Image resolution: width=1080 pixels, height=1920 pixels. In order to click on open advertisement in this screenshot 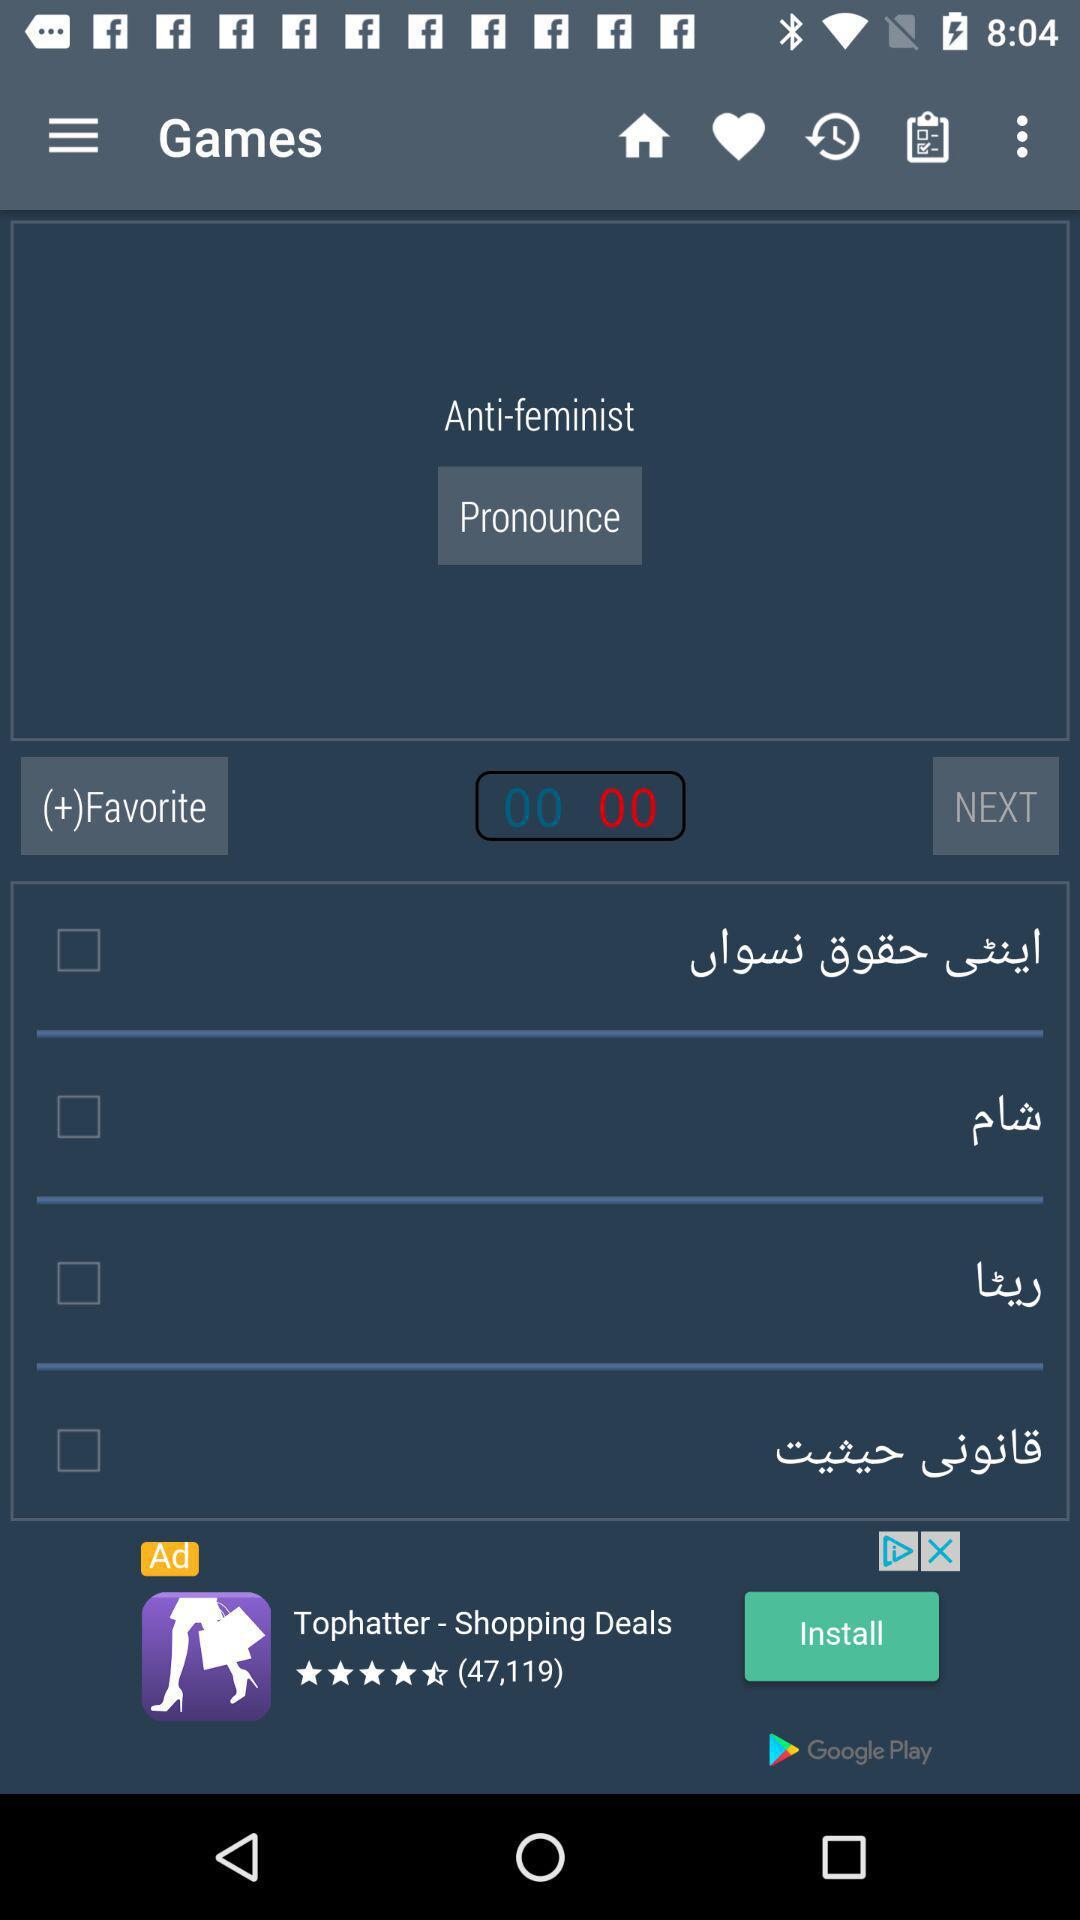, I will do `click(540, 1662)`.